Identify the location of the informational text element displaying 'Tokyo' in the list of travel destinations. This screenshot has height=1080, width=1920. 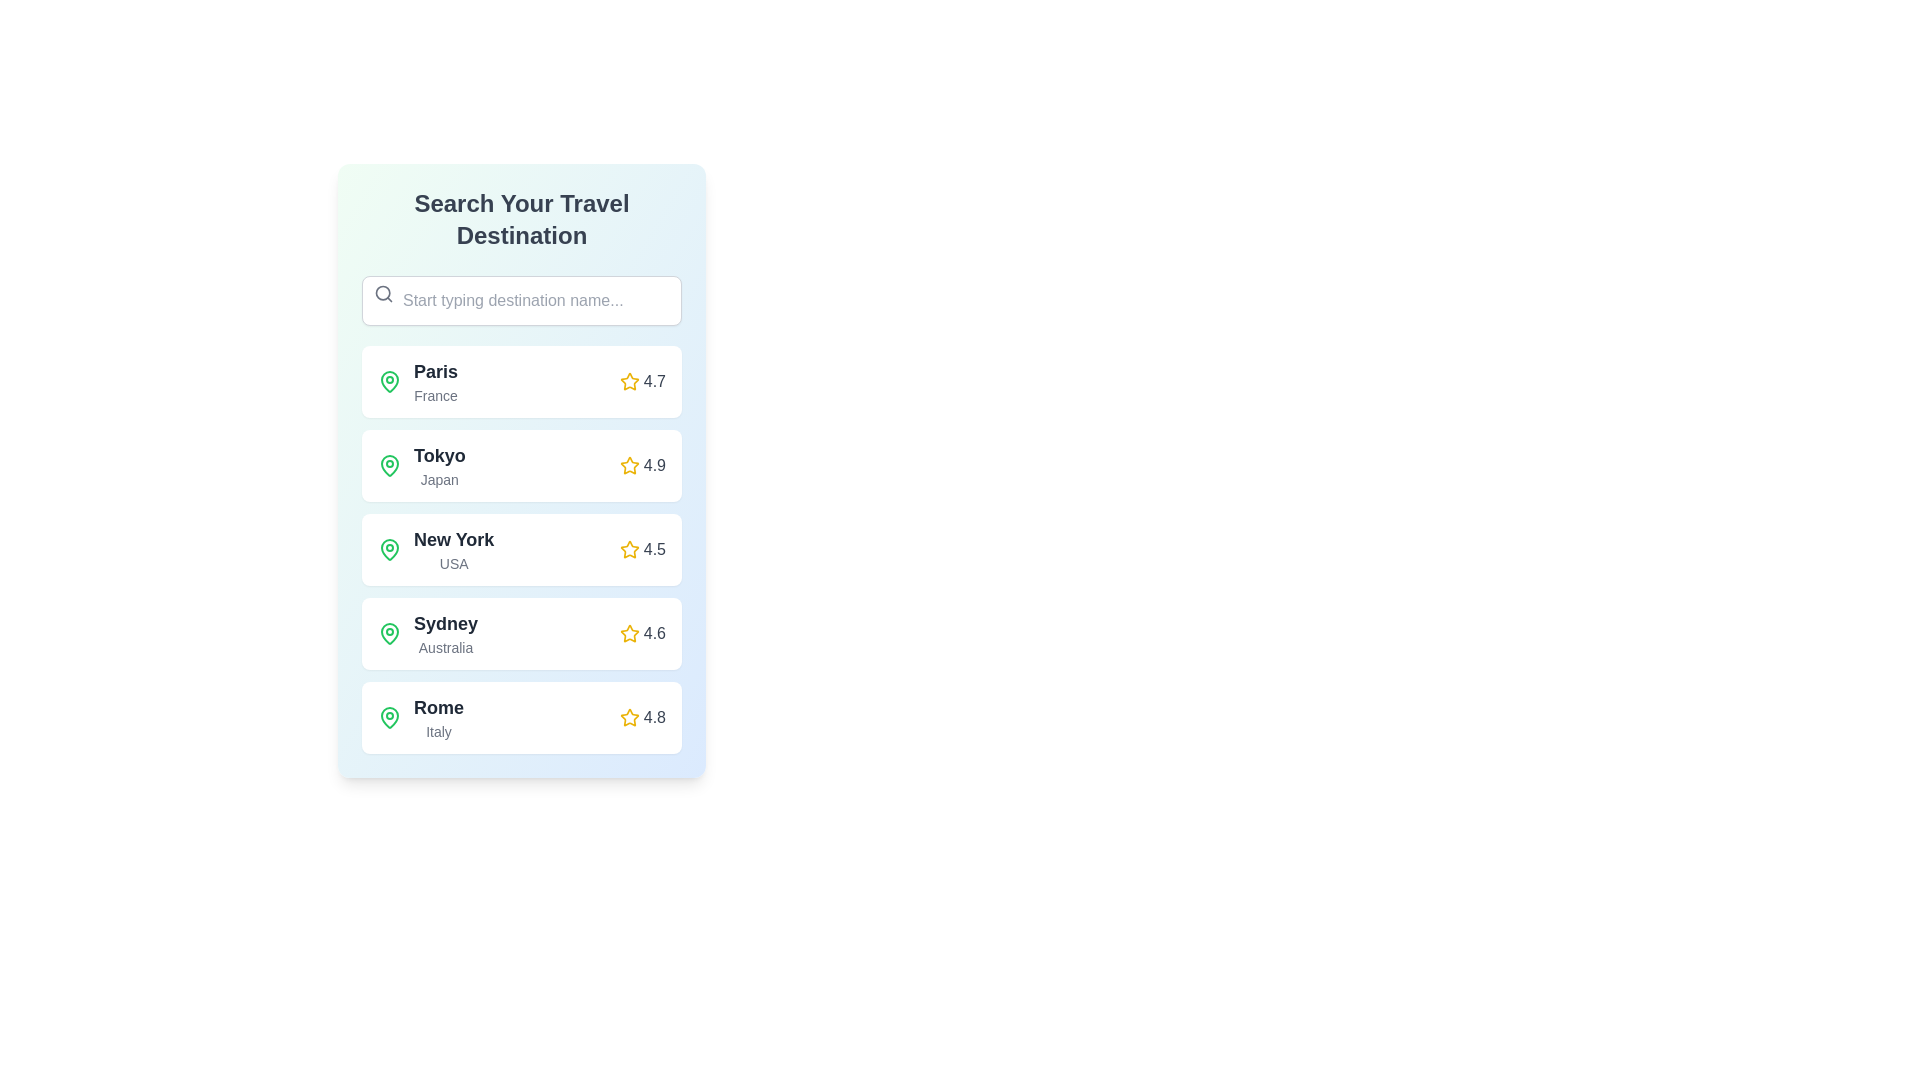
(438, 466).